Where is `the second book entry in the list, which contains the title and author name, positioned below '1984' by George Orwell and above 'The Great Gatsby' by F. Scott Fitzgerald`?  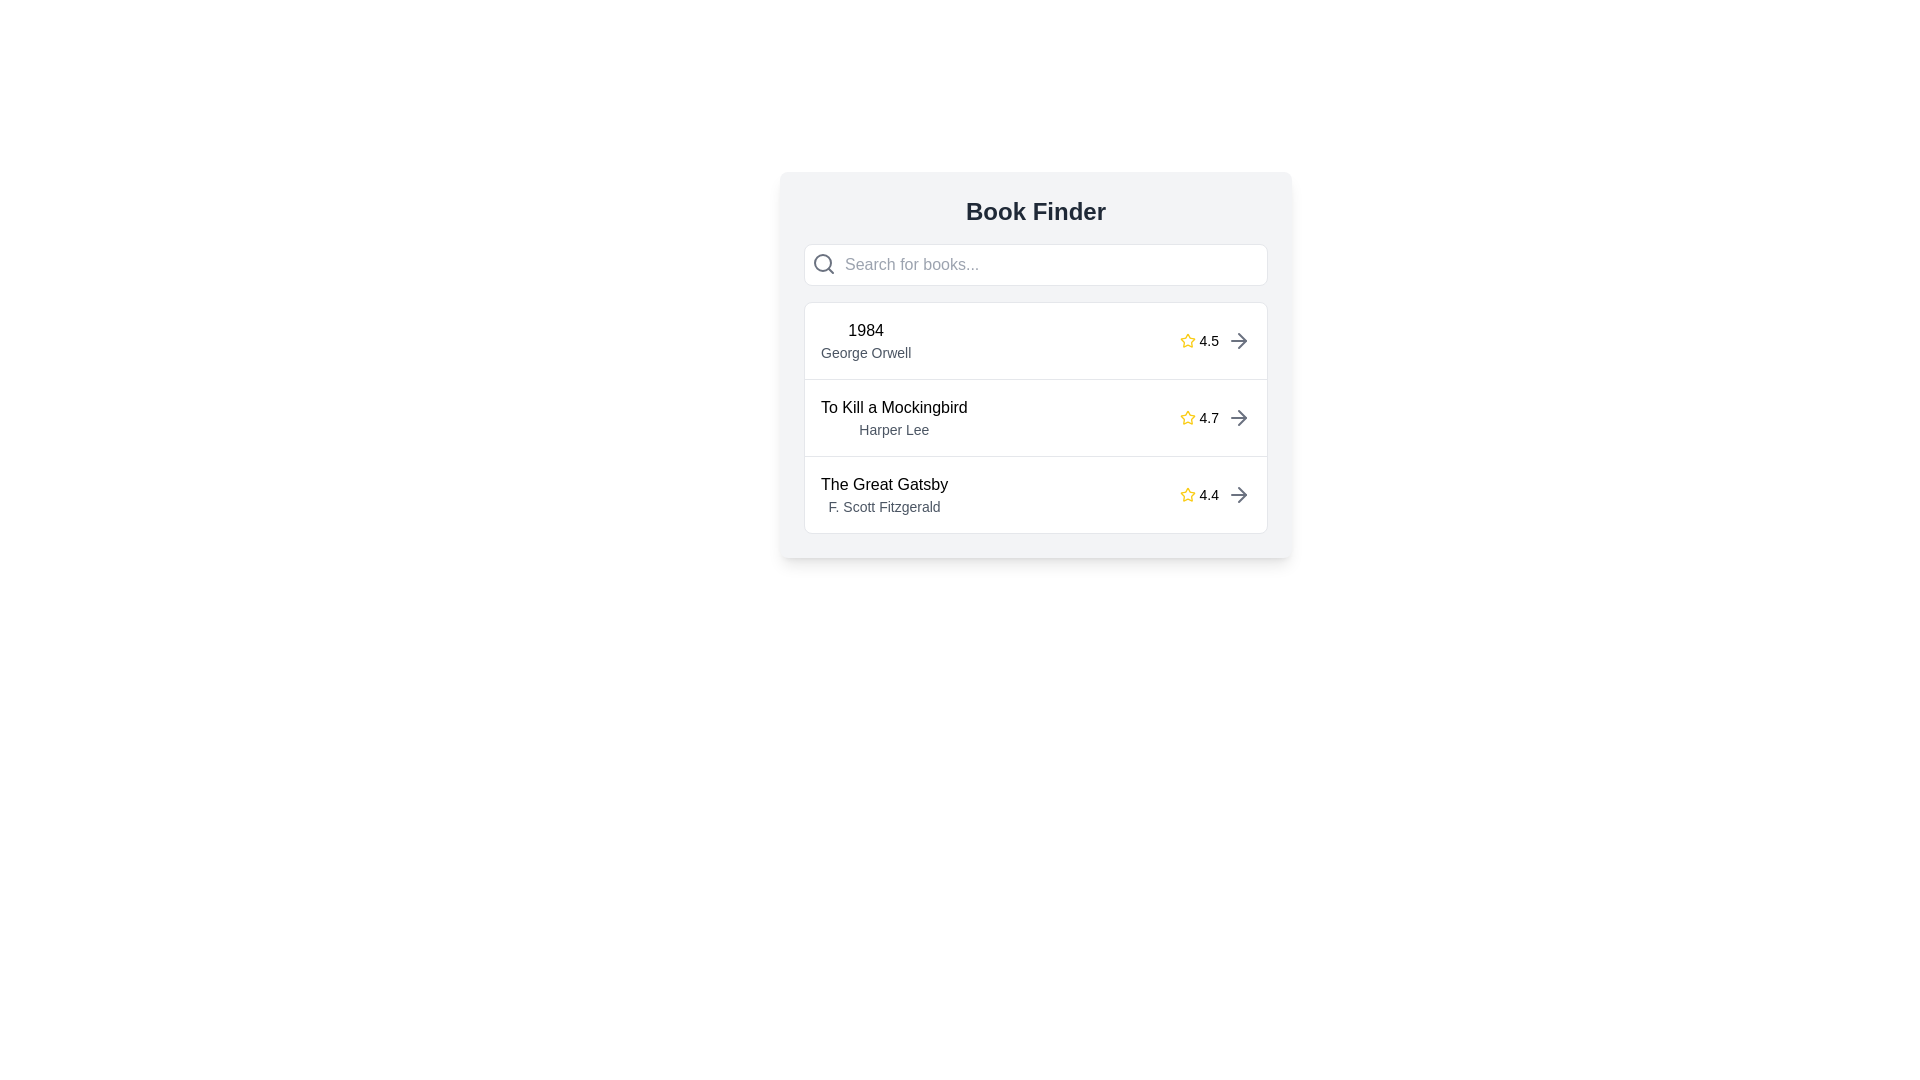 the second book entry in the list, which contains the title and author name, positioned below '1984' by George Orwell and above 'The Great Gatsby' by F. Scott Fitzgerald is located at coordinates (893, 416).